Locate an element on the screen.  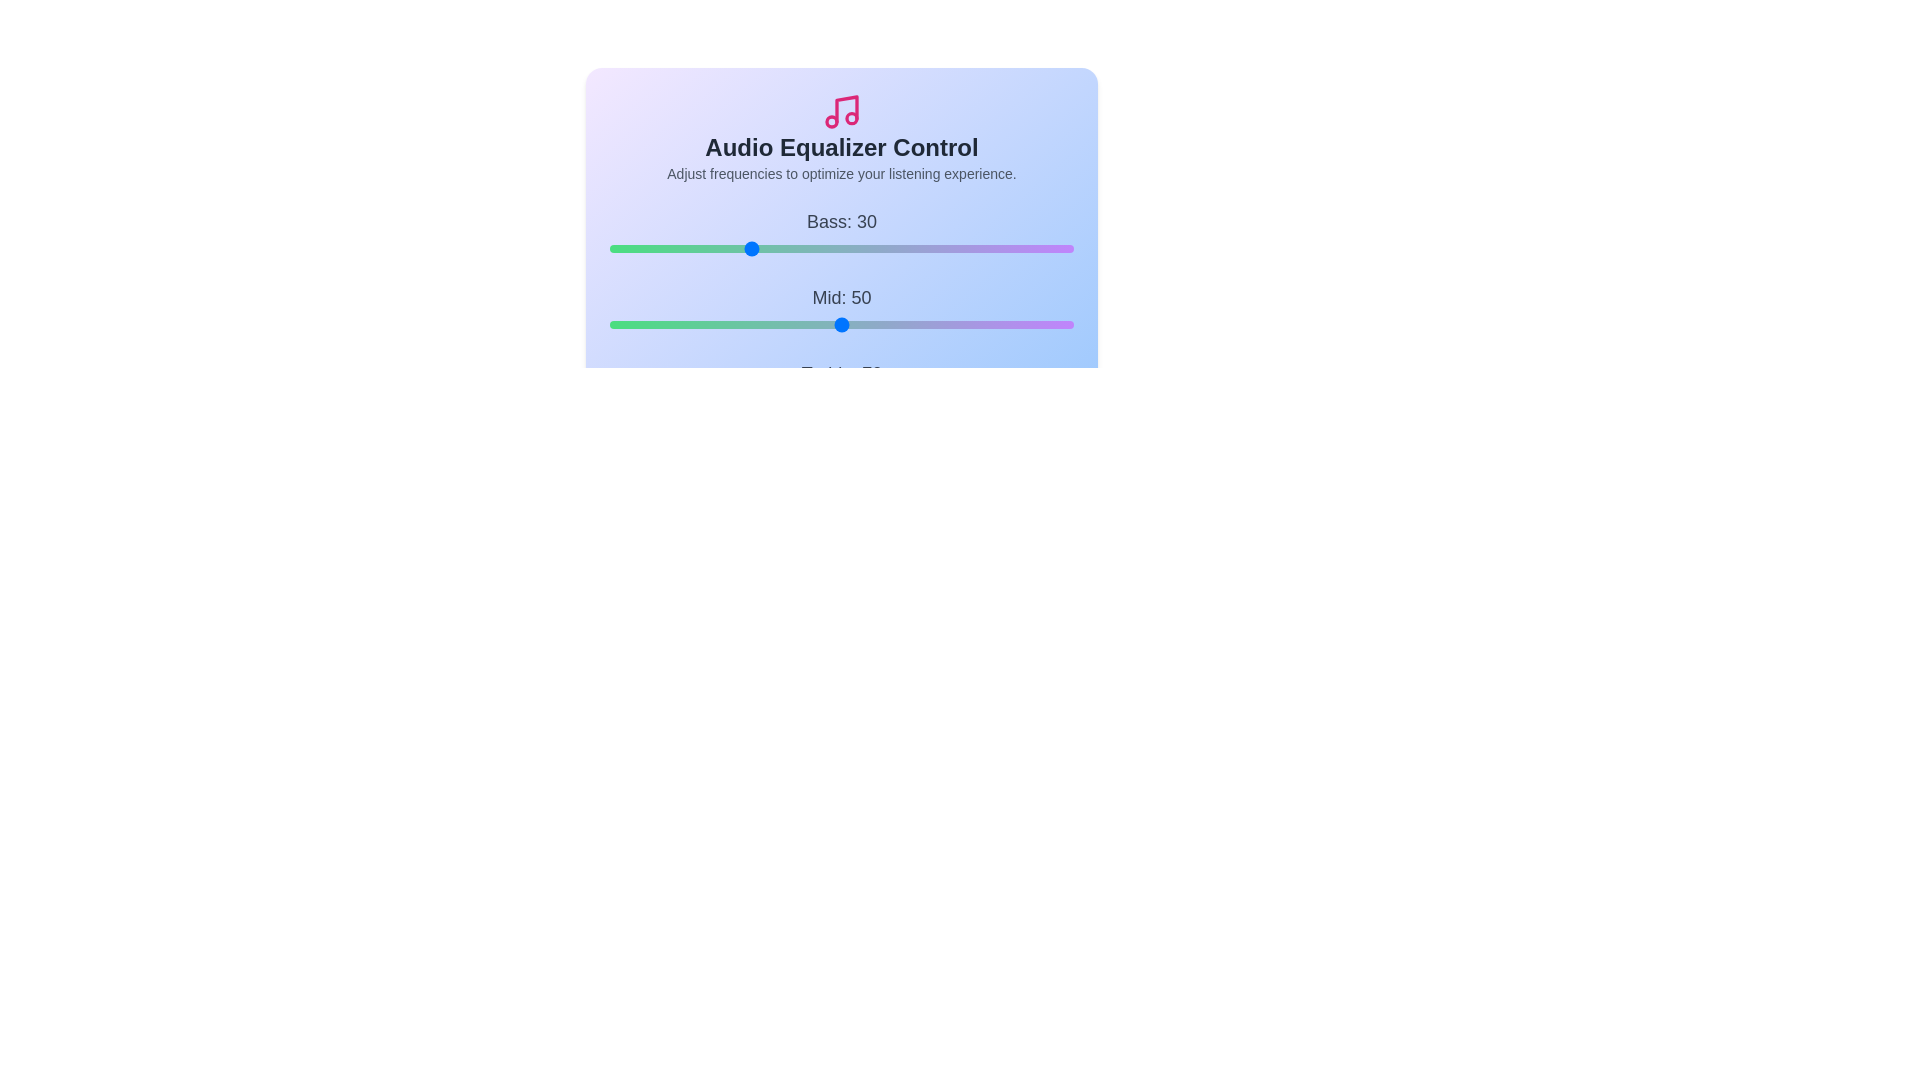
the 'Mid' slider to set the midrange level to 30 is located at coordinates (748, 323).